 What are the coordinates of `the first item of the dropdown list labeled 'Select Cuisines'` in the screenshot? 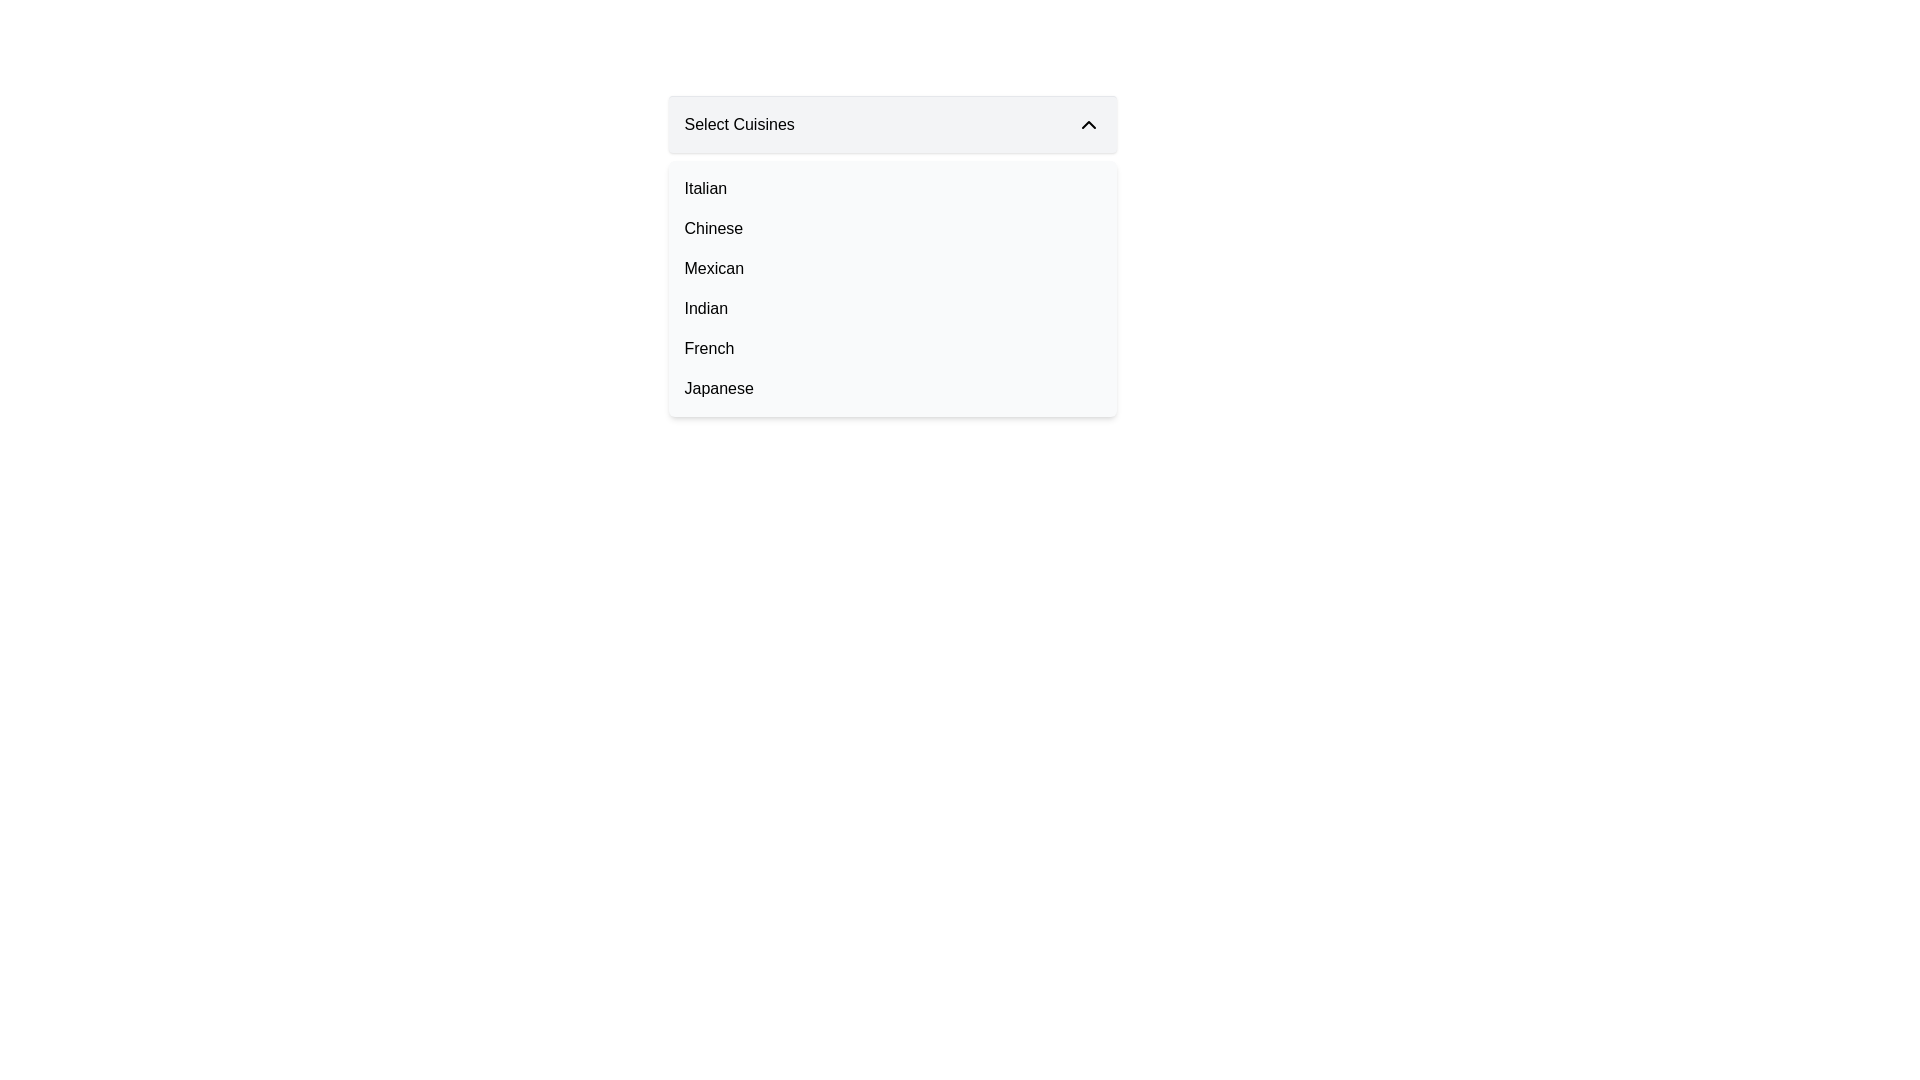 It's located at (891, 189).